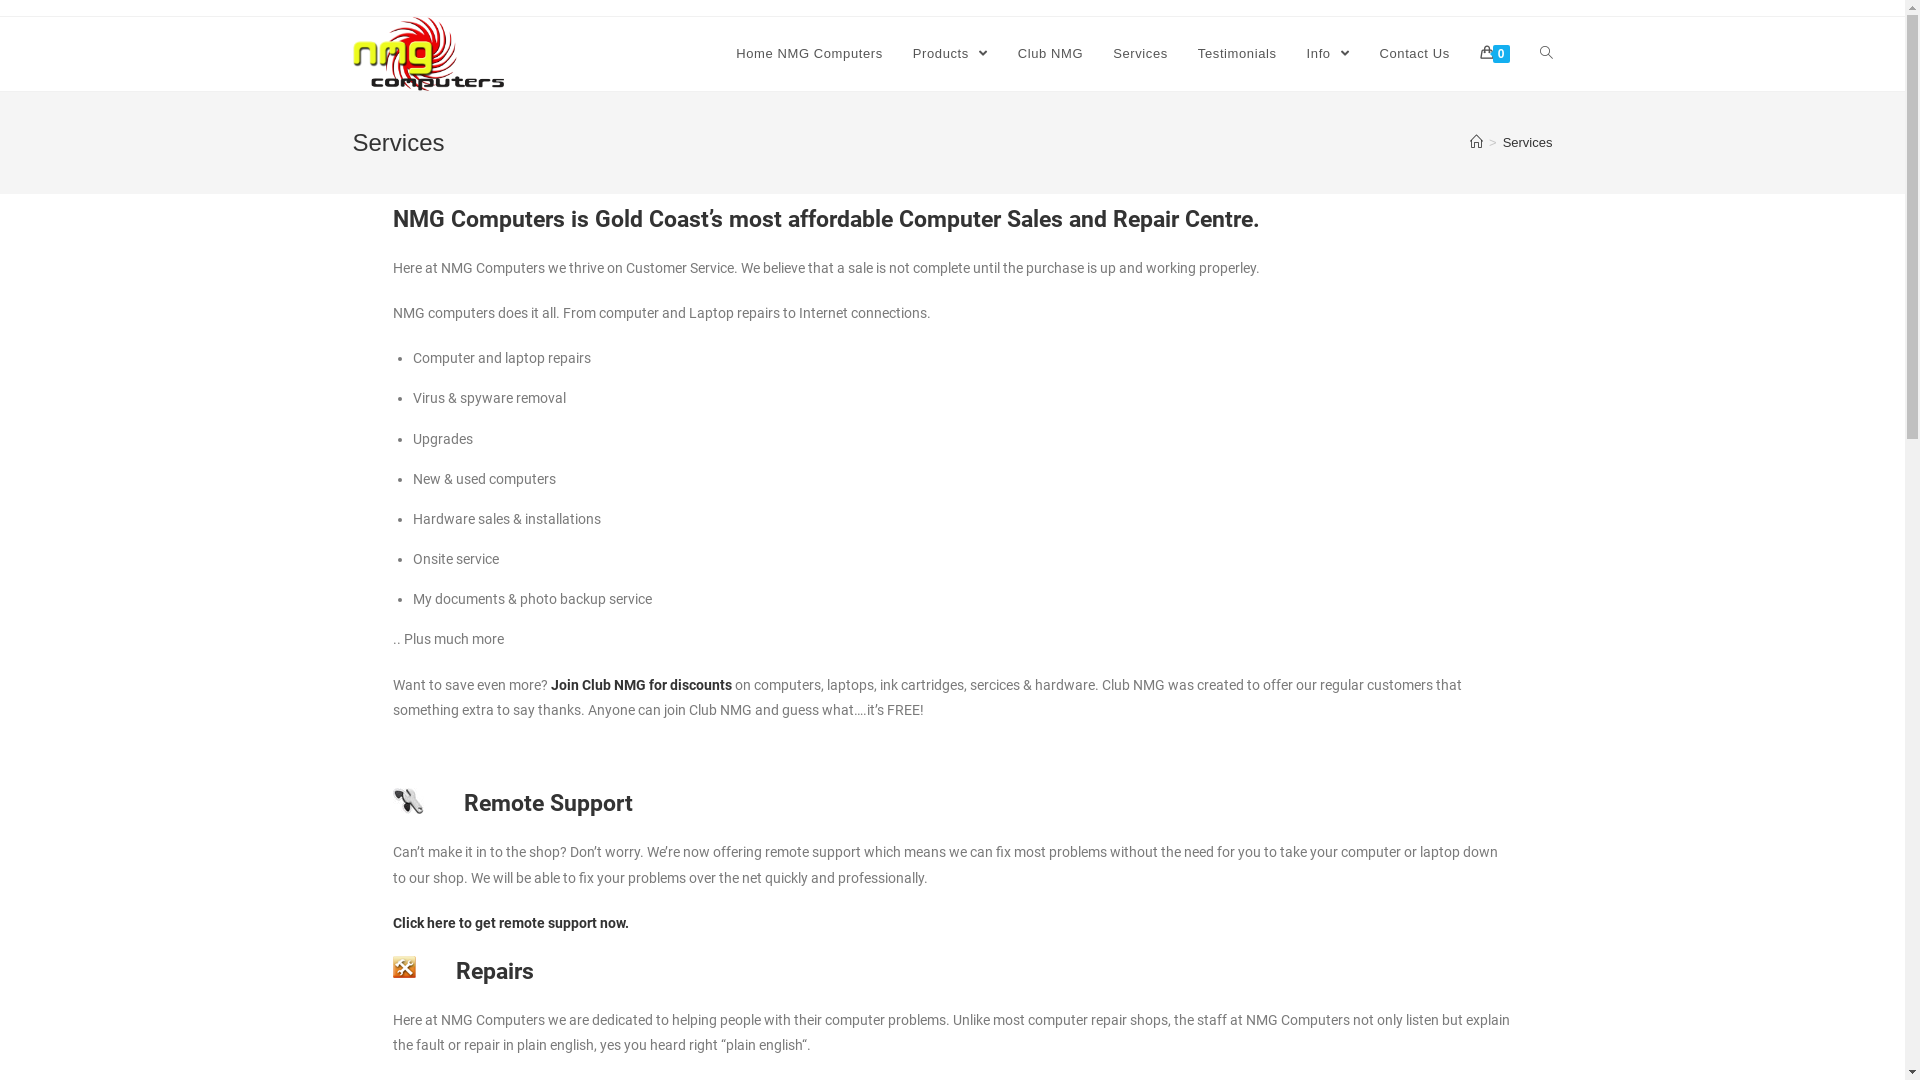  Describe the element at coordinates (1236, 53) in the screenshot. I see `'Testimonials'` at that location.